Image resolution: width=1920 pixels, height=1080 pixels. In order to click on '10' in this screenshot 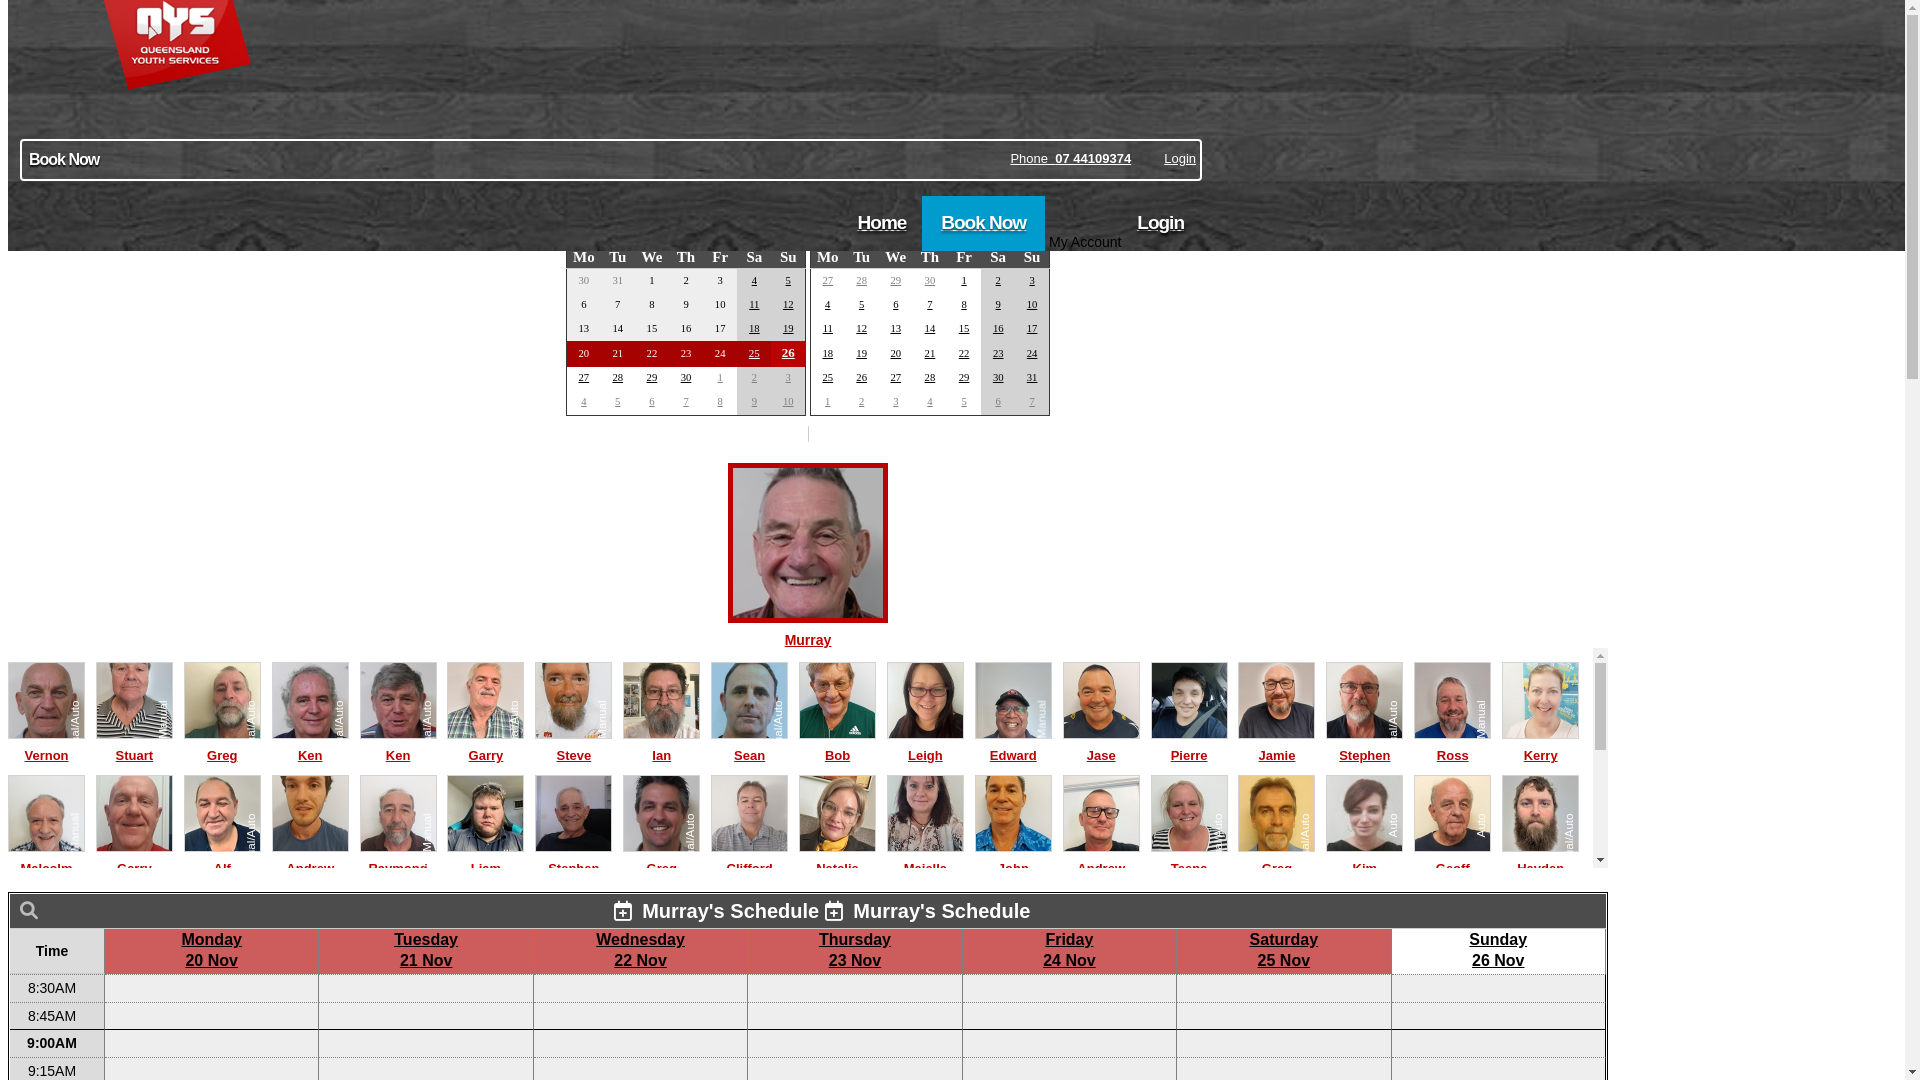, I will do `click(787, 401)`.